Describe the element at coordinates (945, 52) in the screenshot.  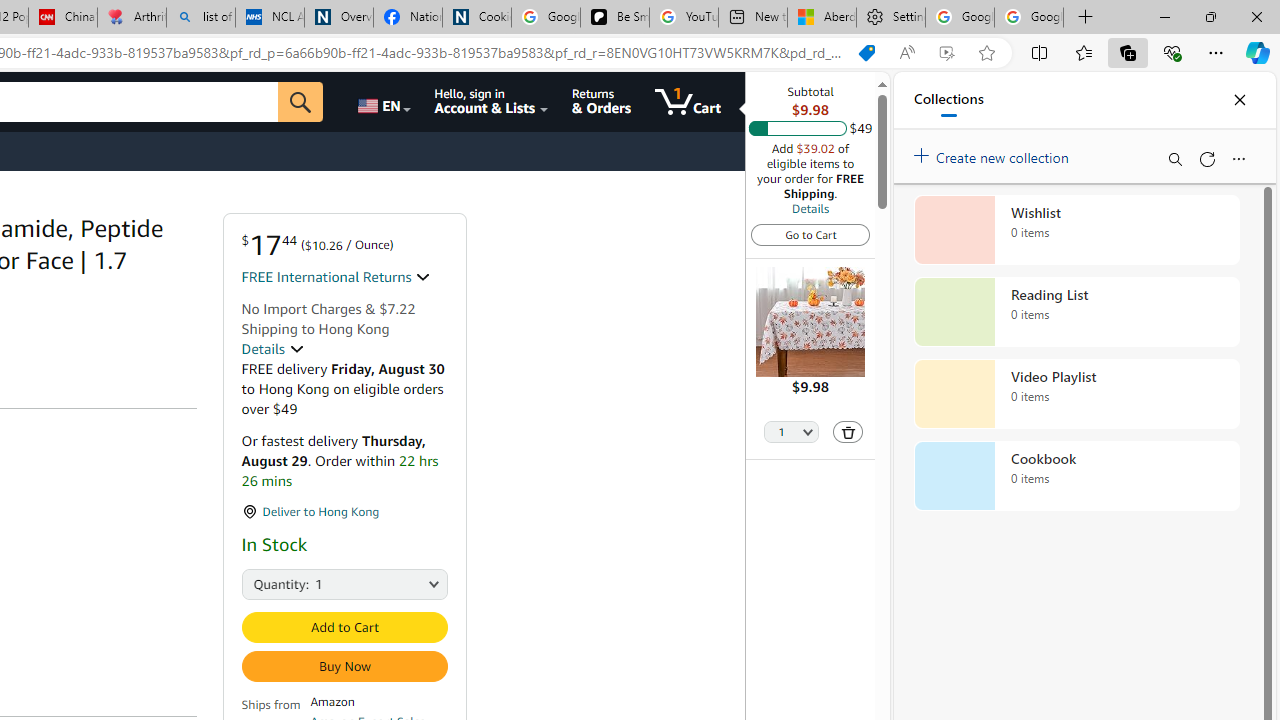
I see `'Enhance video'` at that location.